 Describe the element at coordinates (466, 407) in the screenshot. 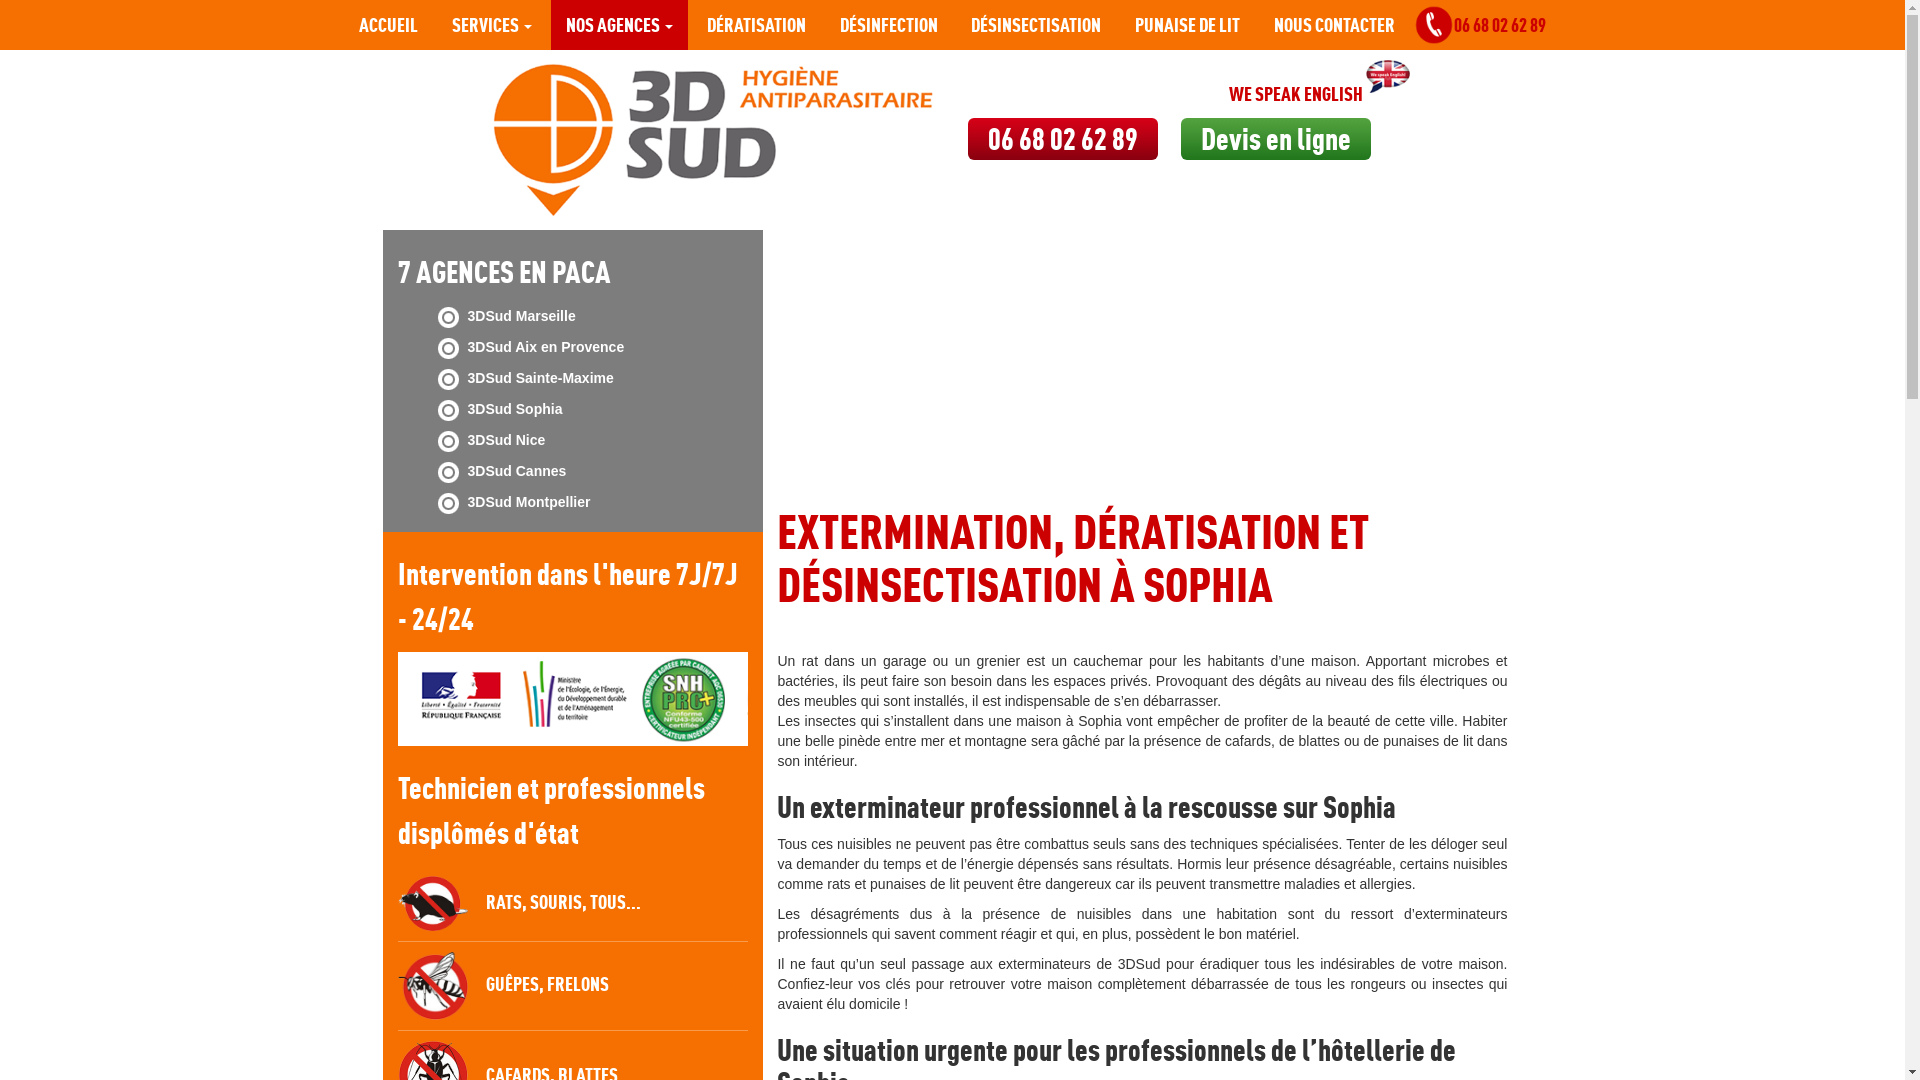

I see `'3DSud Sophia'` at that location.